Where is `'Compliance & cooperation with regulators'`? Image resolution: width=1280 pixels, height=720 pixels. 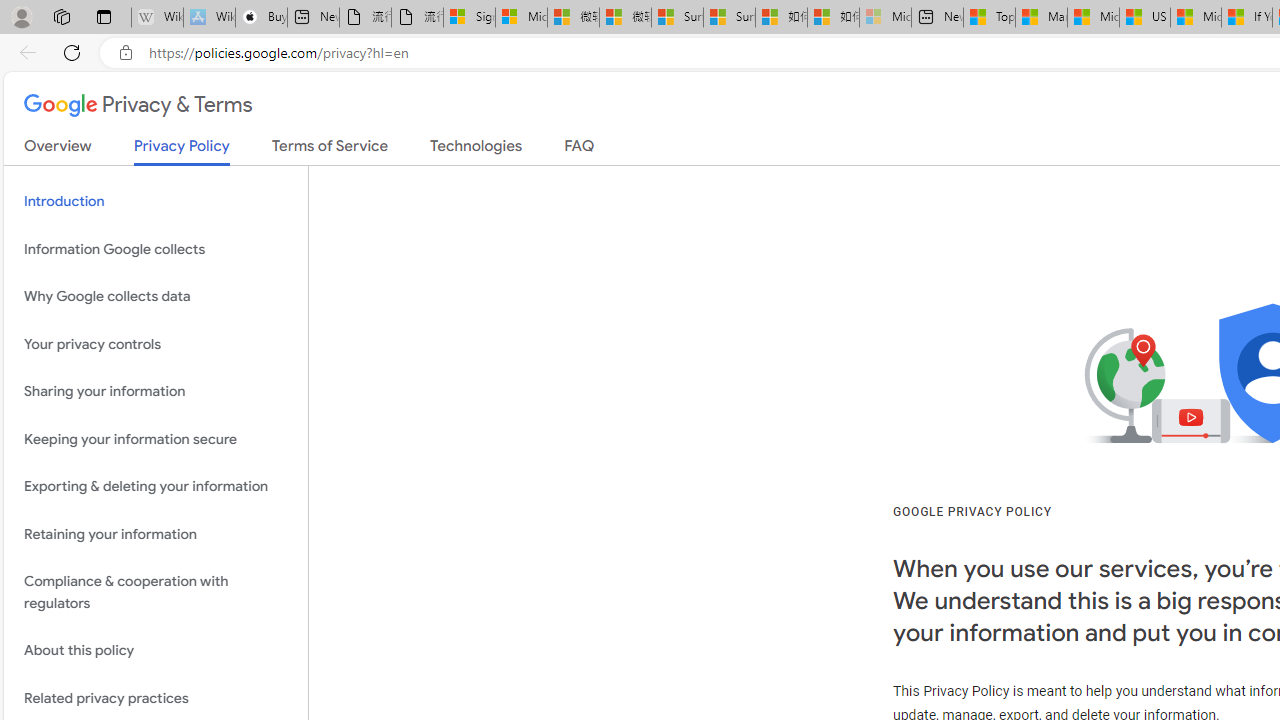 'Compliance & cooperation with regulators' is located at coordinates (155, 591).